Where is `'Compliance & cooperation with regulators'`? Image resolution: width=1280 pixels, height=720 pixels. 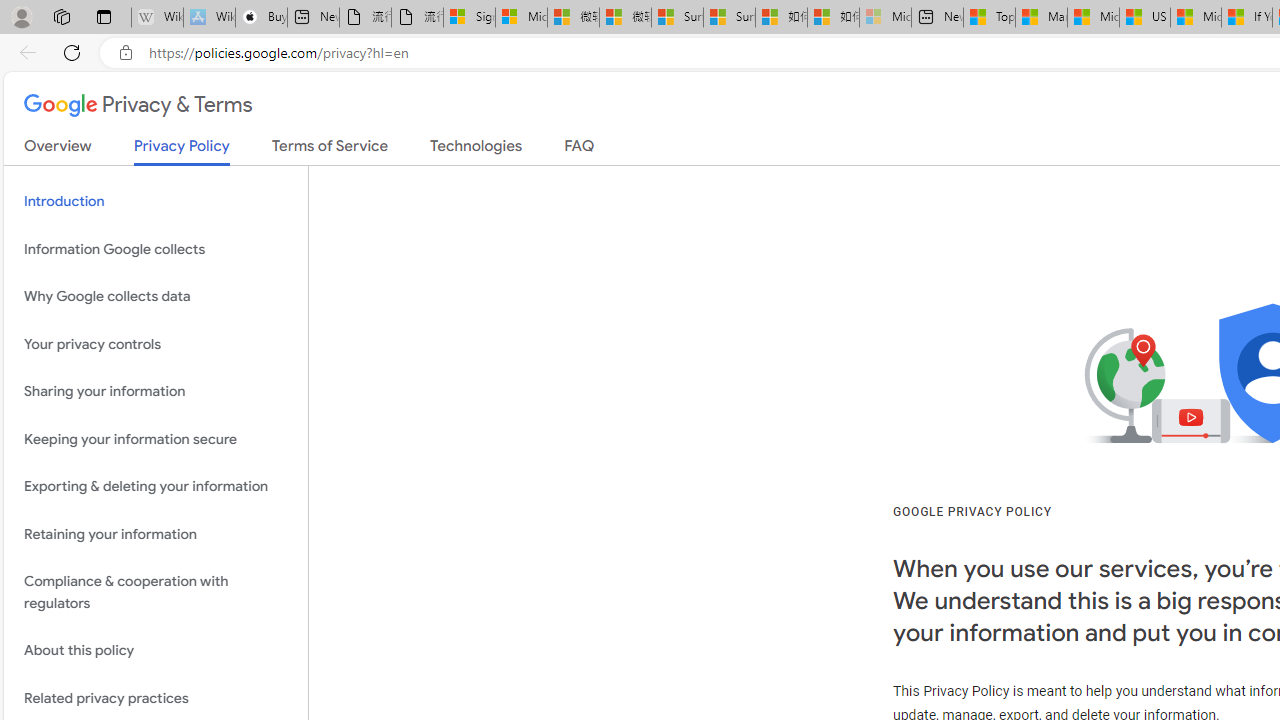 'Compliance & cooperation with regulators' is located at coordinates (155, 591).